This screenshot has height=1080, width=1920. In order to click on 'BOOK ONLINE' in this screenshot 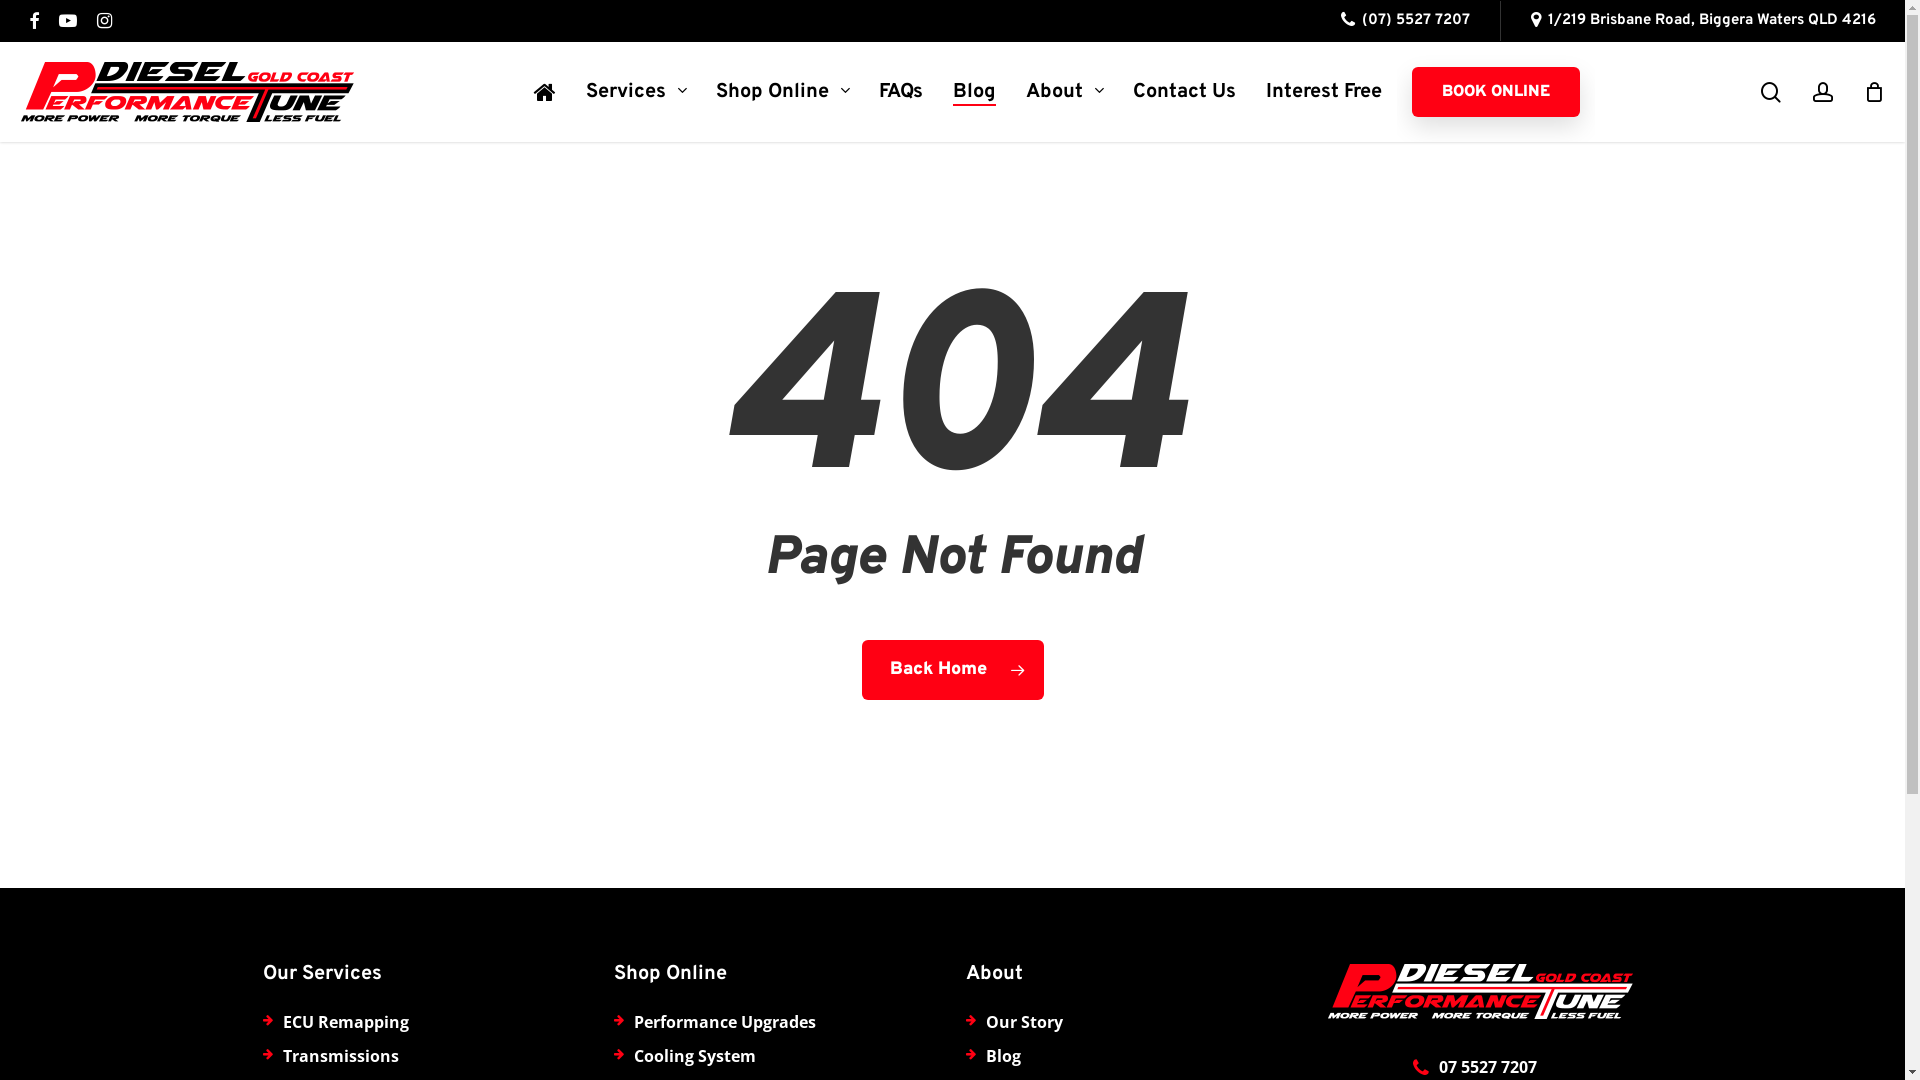, I will do `click(1410, 92)`.